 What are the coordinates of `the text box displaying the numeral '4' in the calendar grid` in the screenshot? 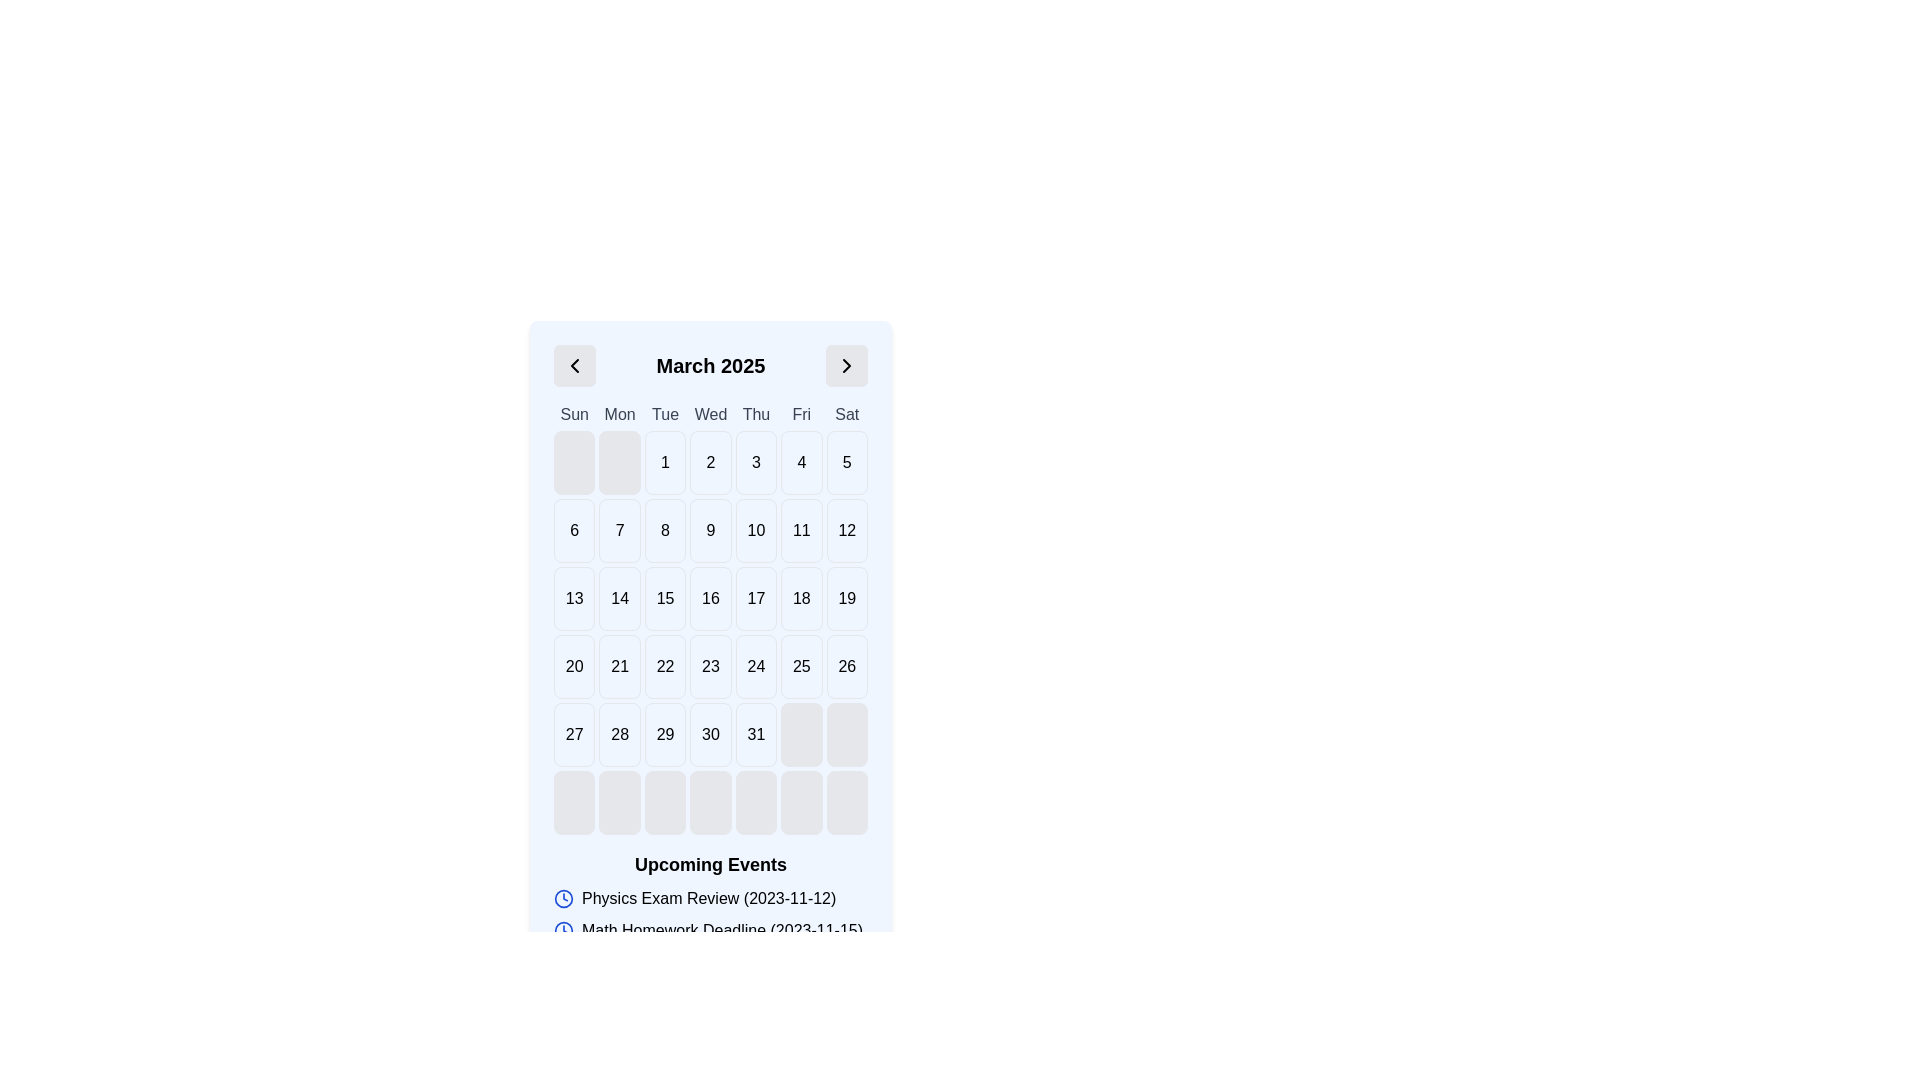 It's located at (801, 462).